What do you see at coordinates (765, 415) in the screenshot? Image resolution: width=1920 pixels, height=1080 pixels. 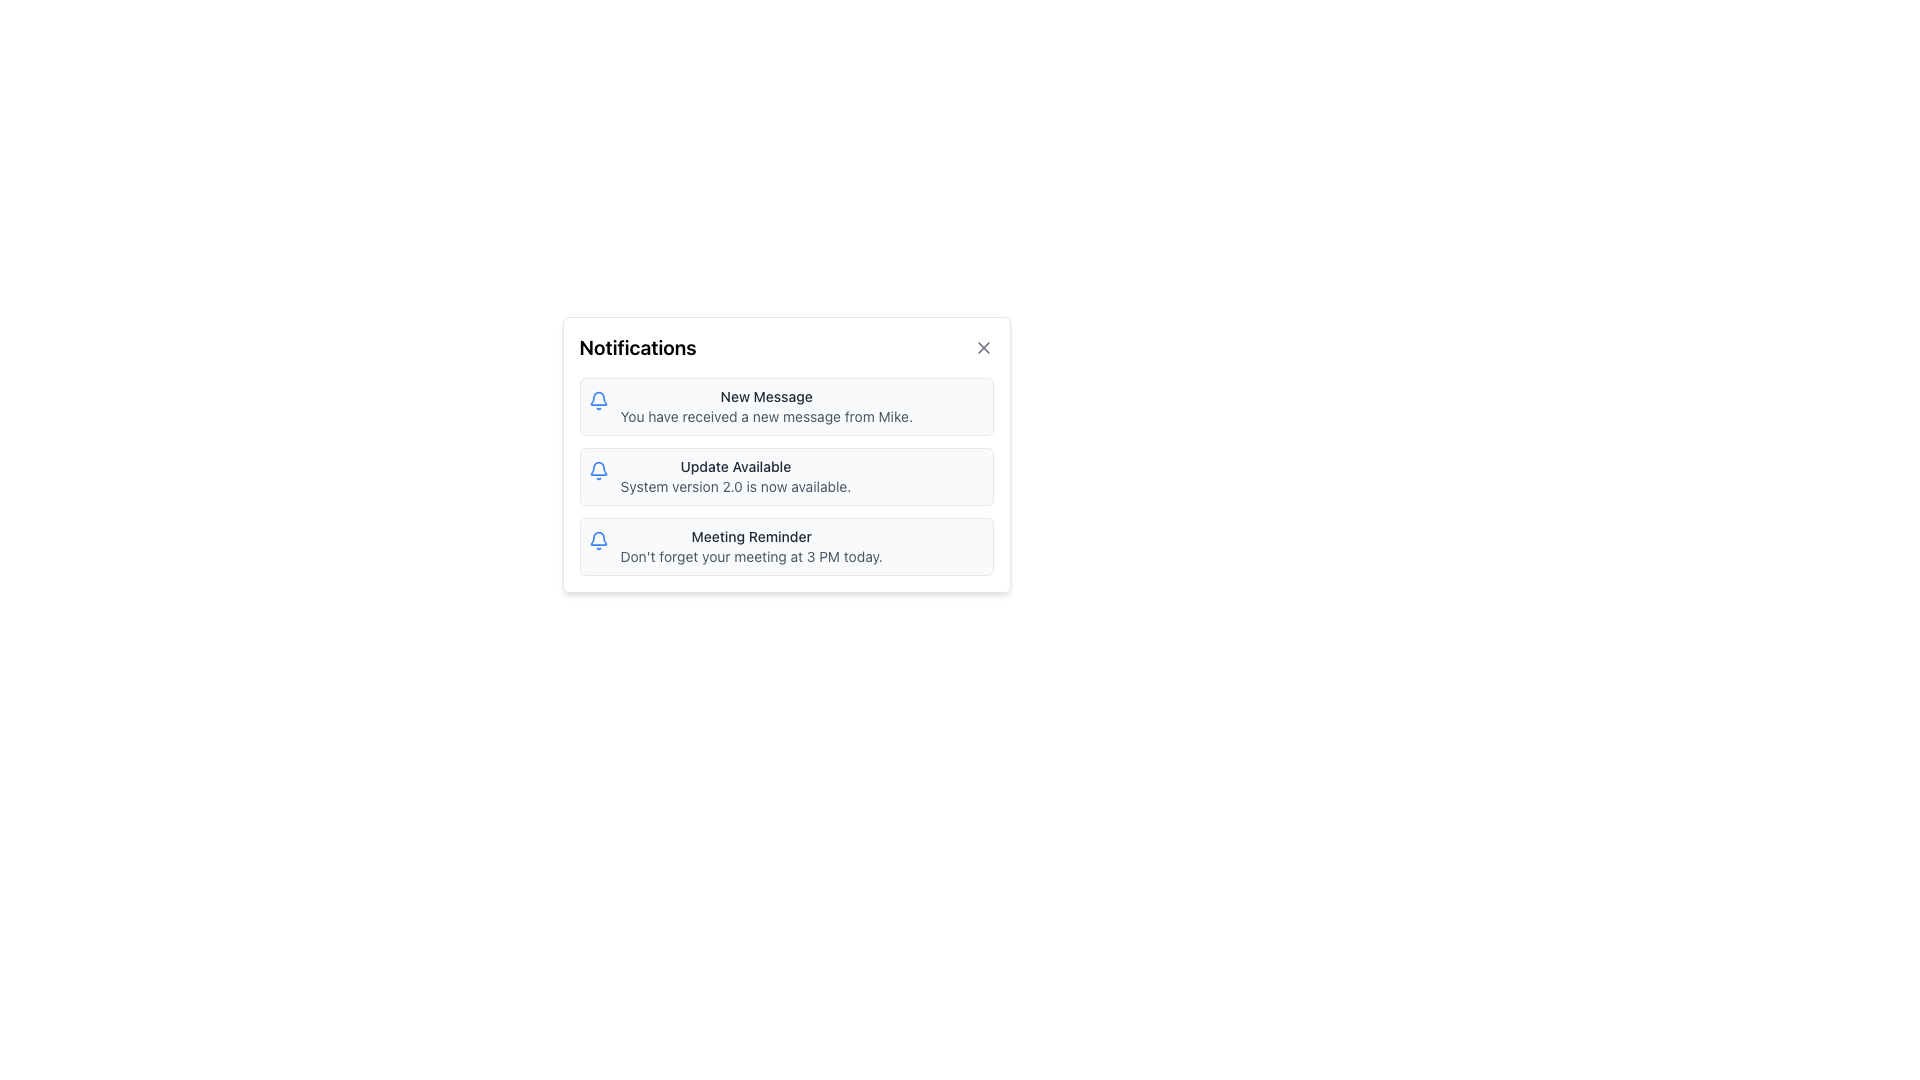 I see `the text label that displays 'You have received a new message from Mike.' located below the title 'New Message' in a notification card` at bounding box center [765, 415].